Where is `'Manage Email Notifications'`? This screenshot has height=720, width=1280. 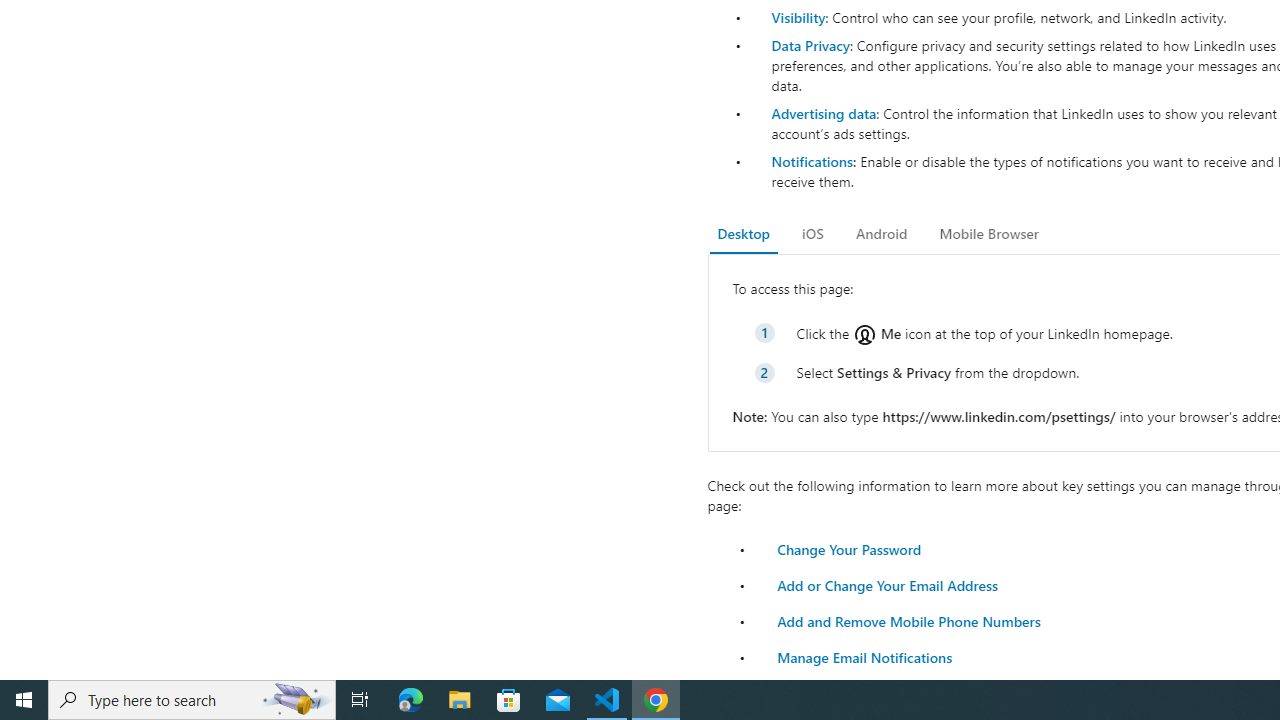 'Manage Email Notifications' is located at coordinates (865, 657).